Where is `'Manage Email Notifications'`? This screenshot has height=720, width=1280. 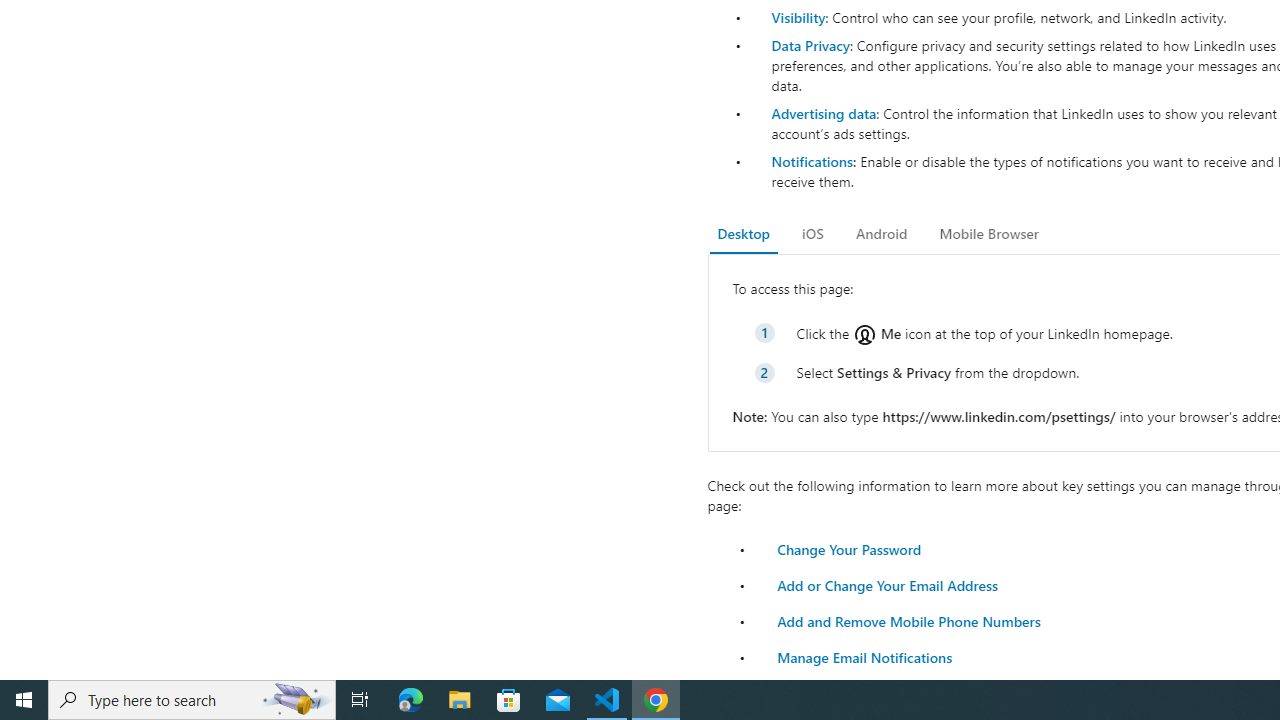 'Manage Email Notifications' is located at coordinates (865, 657).